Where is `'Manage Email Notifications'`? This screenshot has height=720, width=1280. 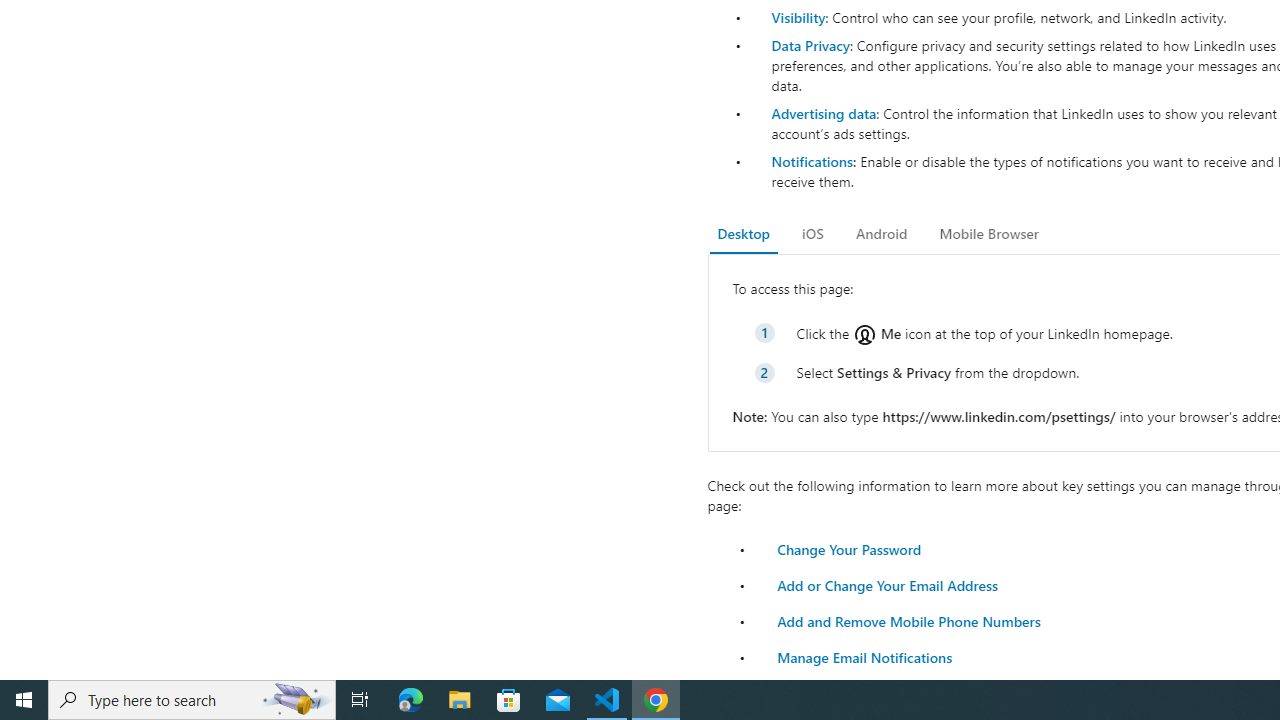 'Manage Email Notifications' is located at coordinates (865, 657).